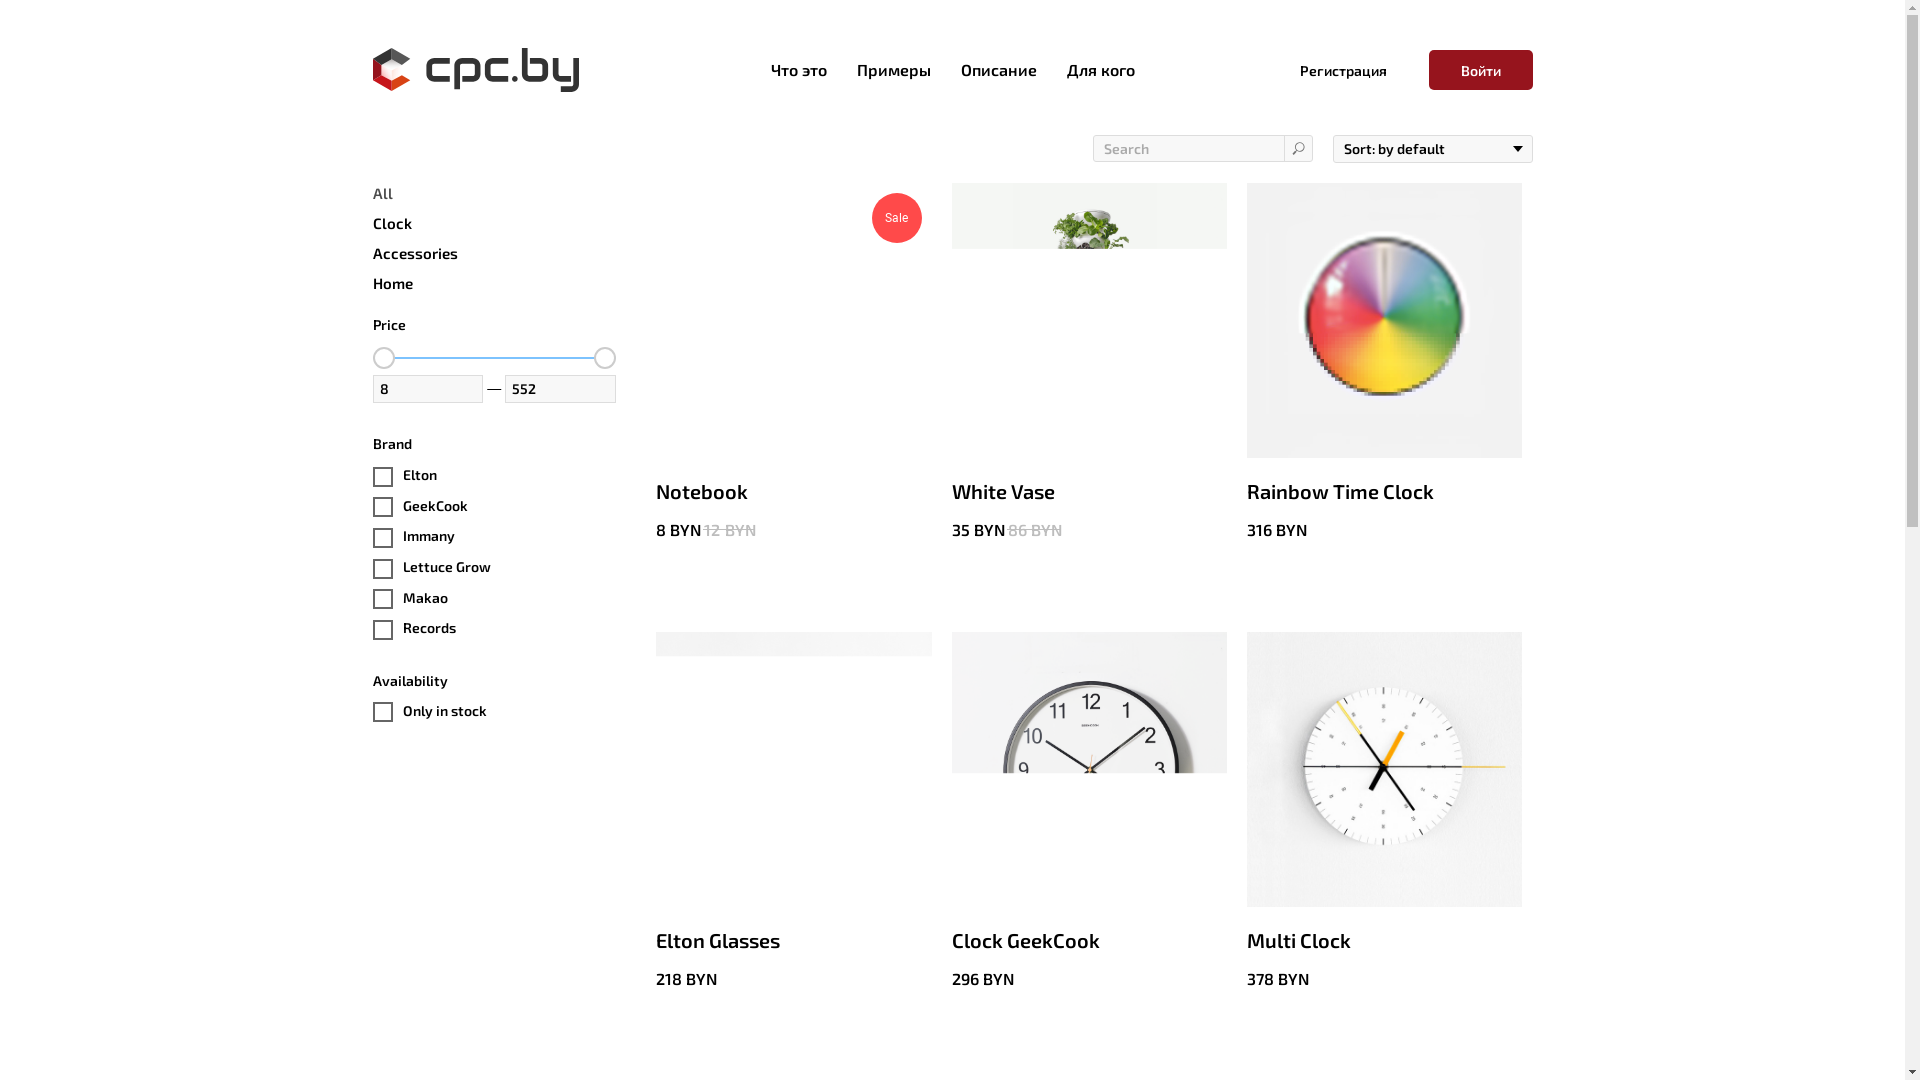 The height and width of the screenshot is (1080, 1920). What do you see at coordinates (792, 362) in the screenshot?
I see `'Sale` at bounding box center [792, 362].